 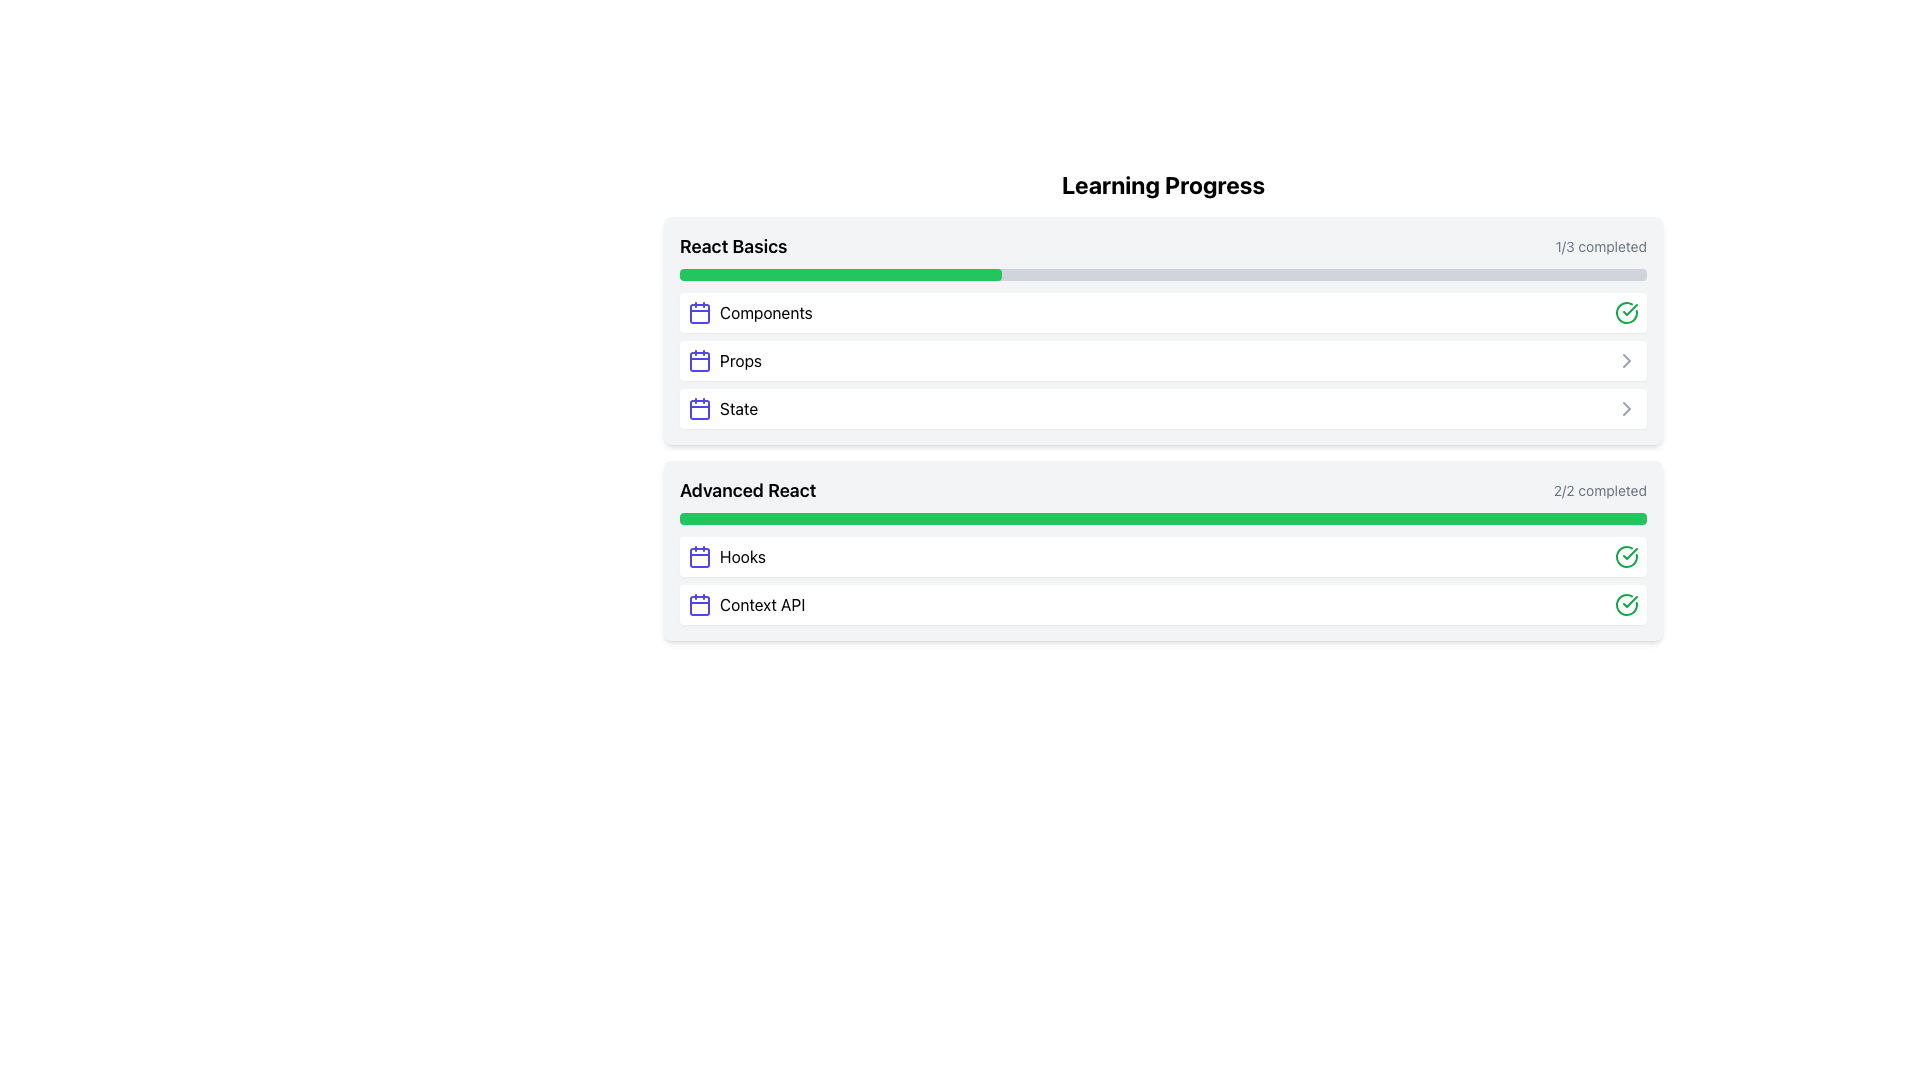 What do you see at coordinates (700, 361) in the screenshot?
I see `'Props' icon located within the 'React Basics' section, positioned to the left of the text 'Props'` at bounding box center [700, 361].